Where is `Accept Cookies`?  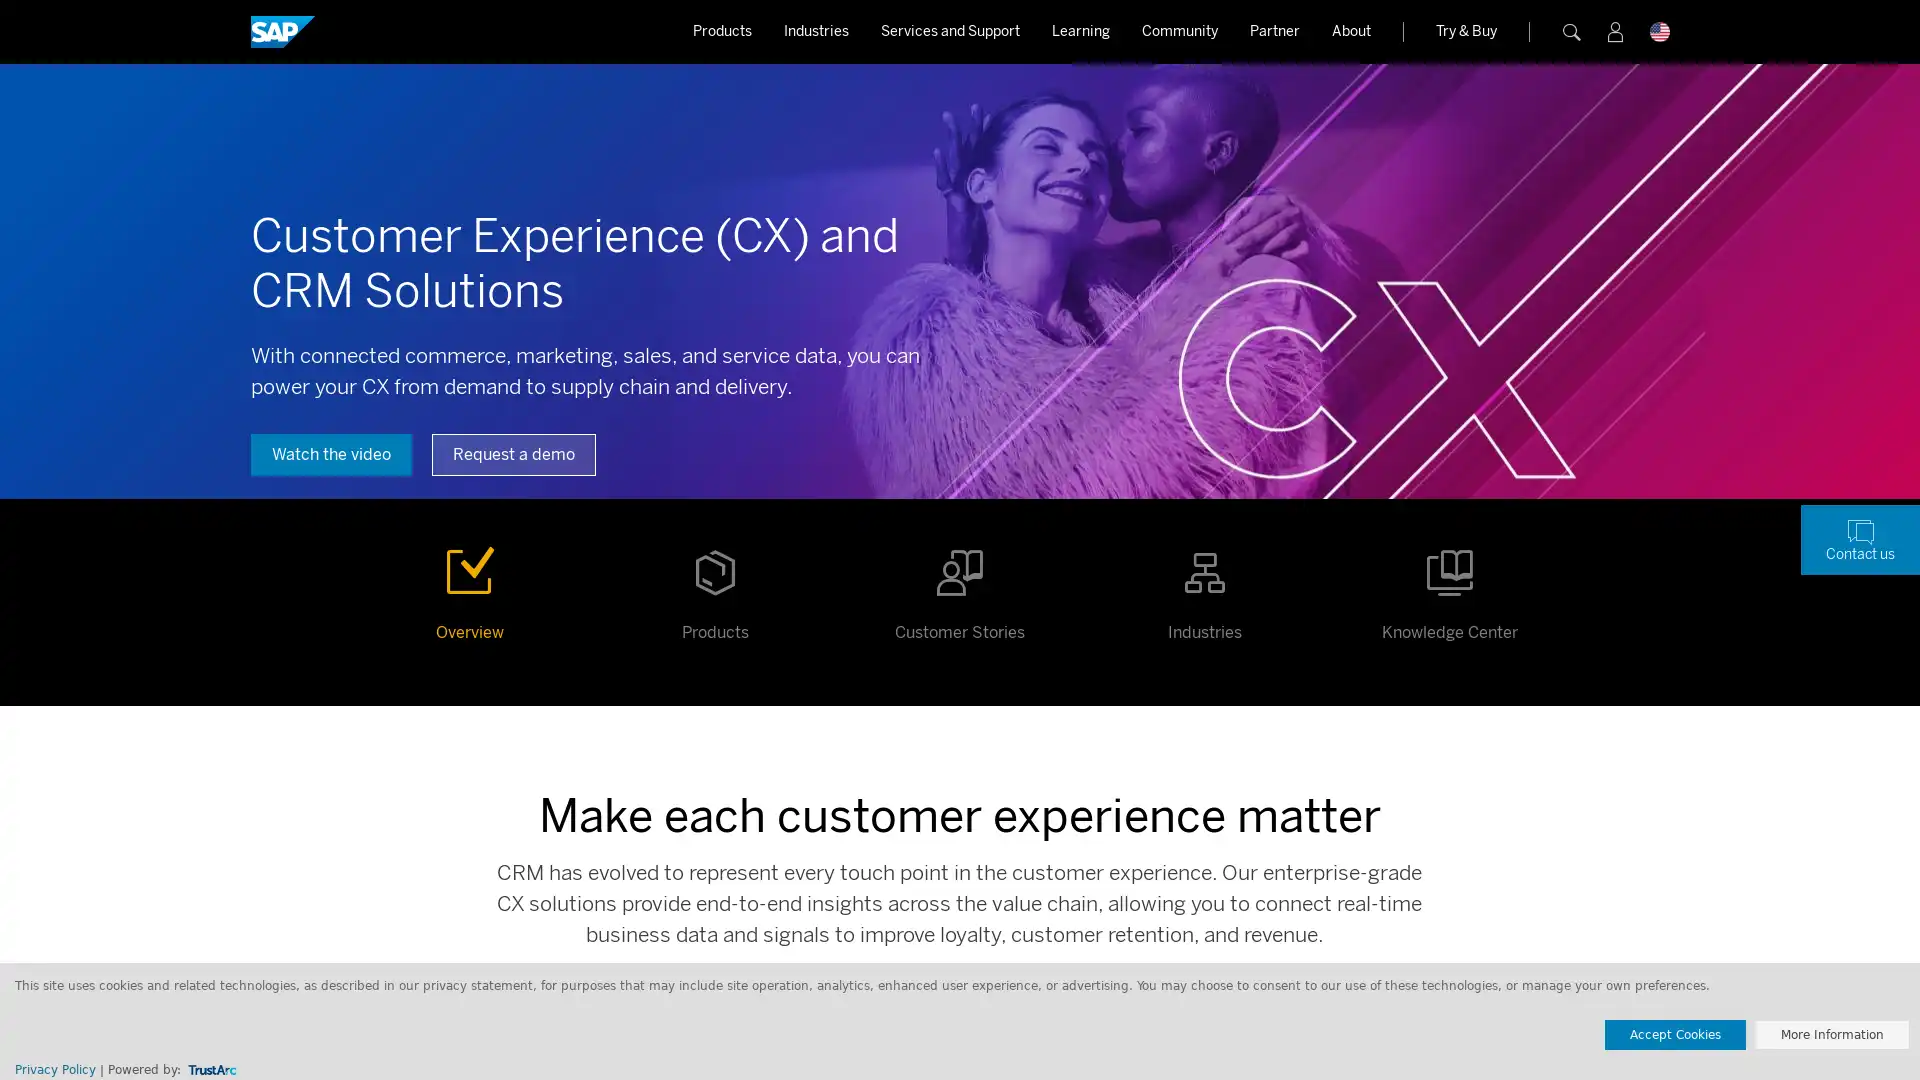 Accept Cookies is located at coordinates (1675, 1034).